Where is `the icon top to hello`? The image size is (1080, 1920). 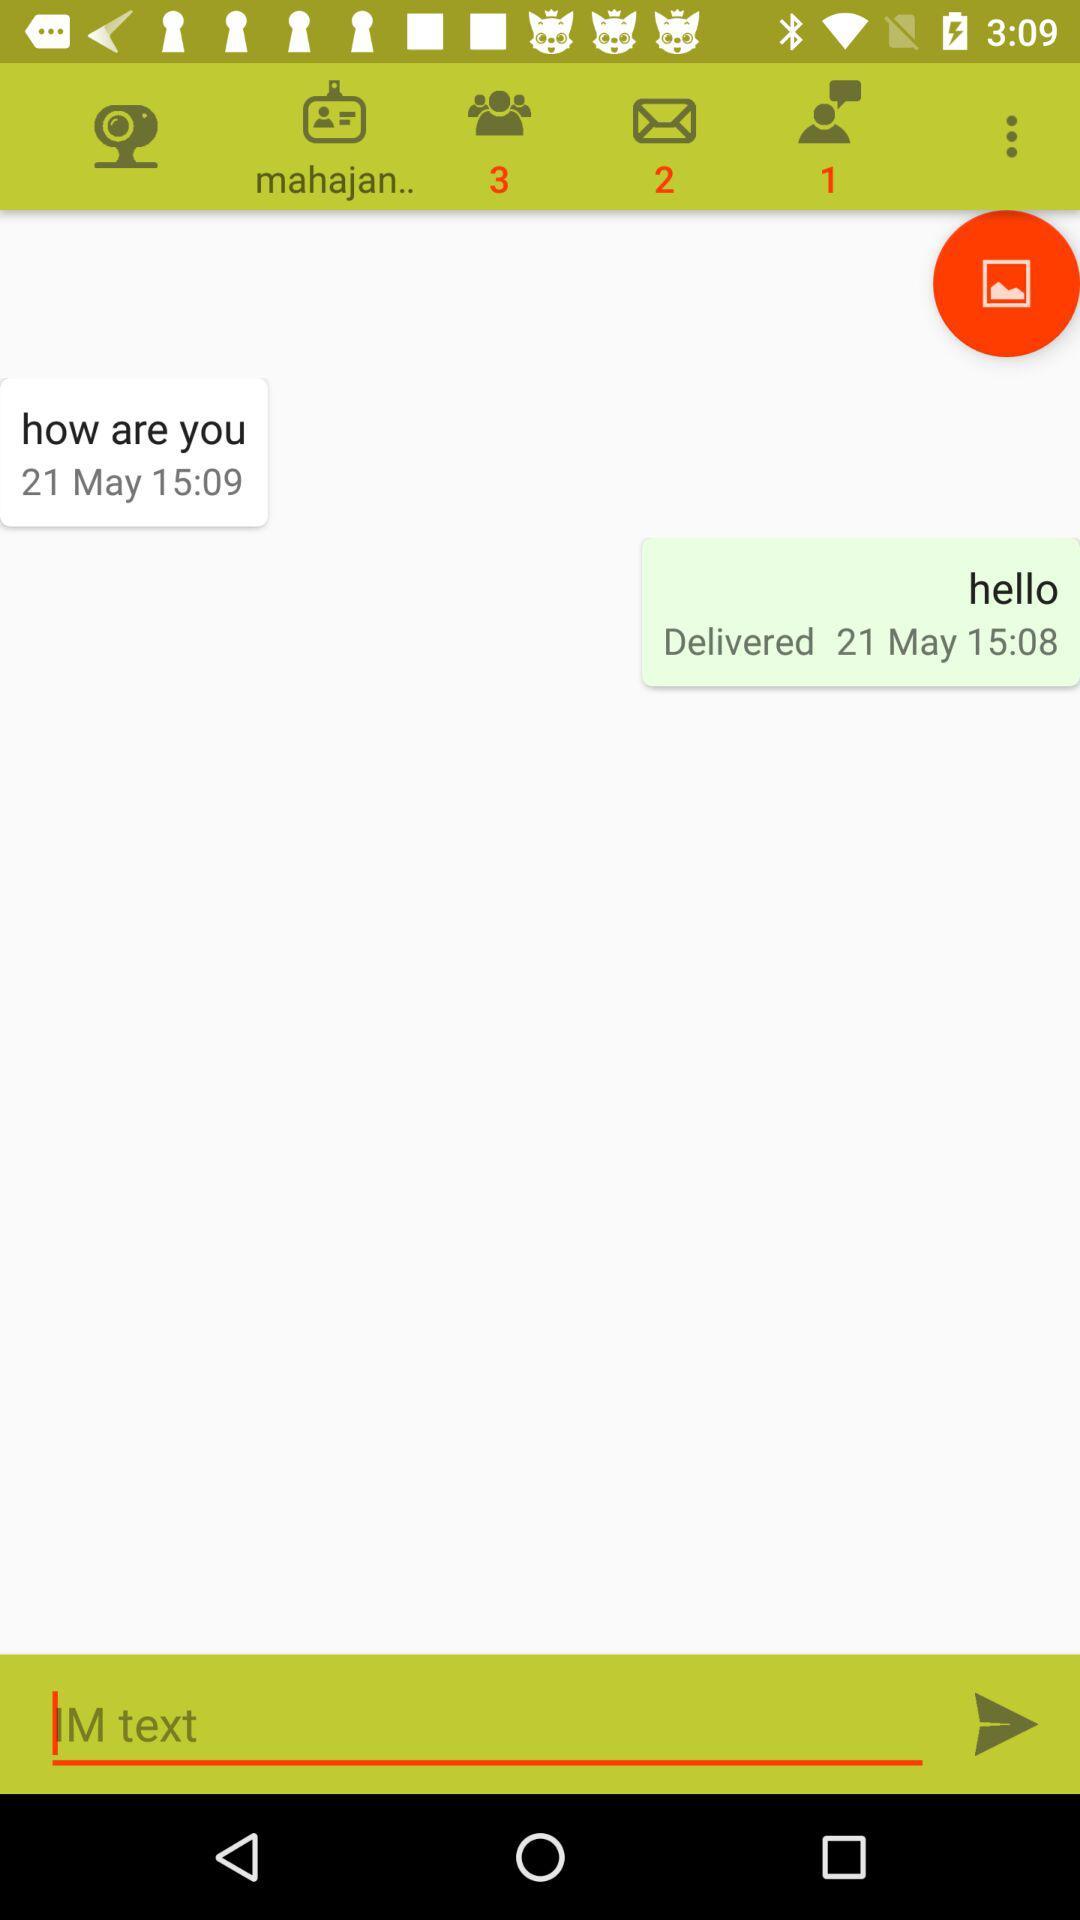 the icon top to hello is located at coordinates (1006, 282).